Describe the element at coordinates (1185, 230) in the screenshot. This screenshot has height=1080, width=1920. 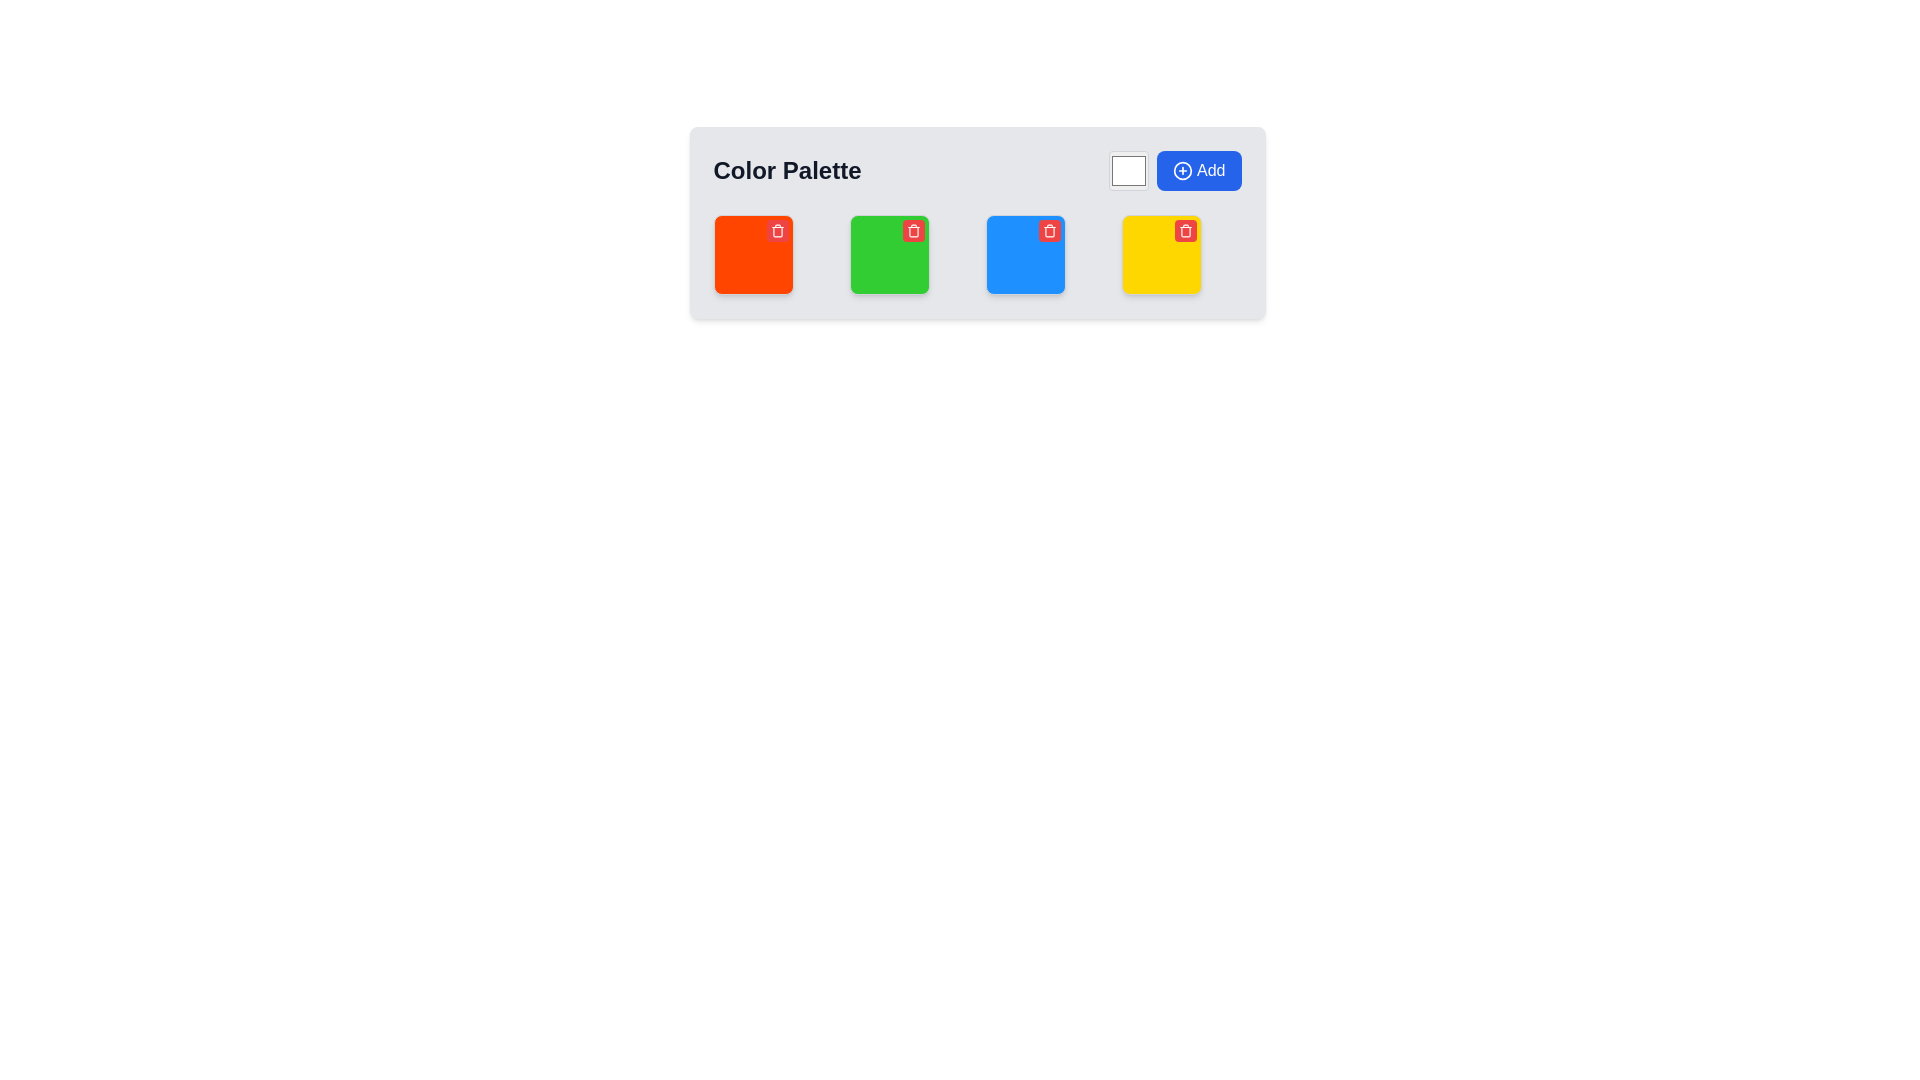
I see `the delete button represented by a trash can icon located at the top-right corner of the fourth yellow square in the color palette` at that location.